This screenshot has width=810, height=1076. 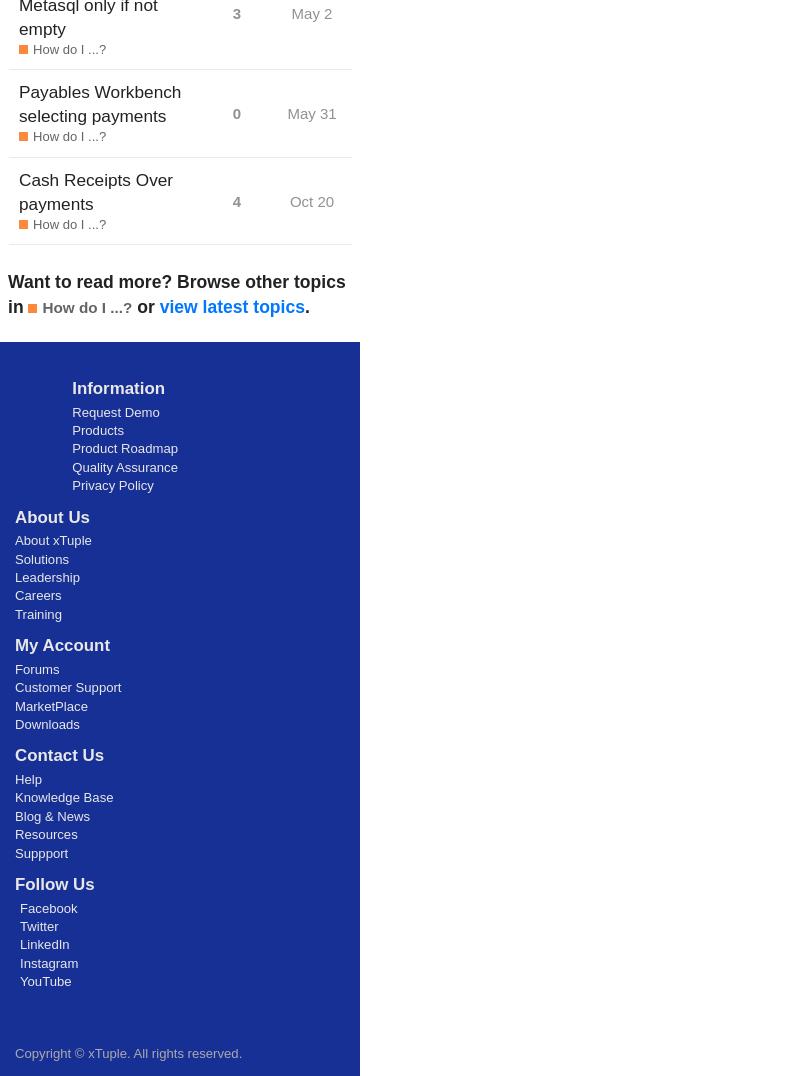 What do you see at coordinates (41, 851) in the screenshot?
I see `'Suppport'` at bounding box center [41, 851].